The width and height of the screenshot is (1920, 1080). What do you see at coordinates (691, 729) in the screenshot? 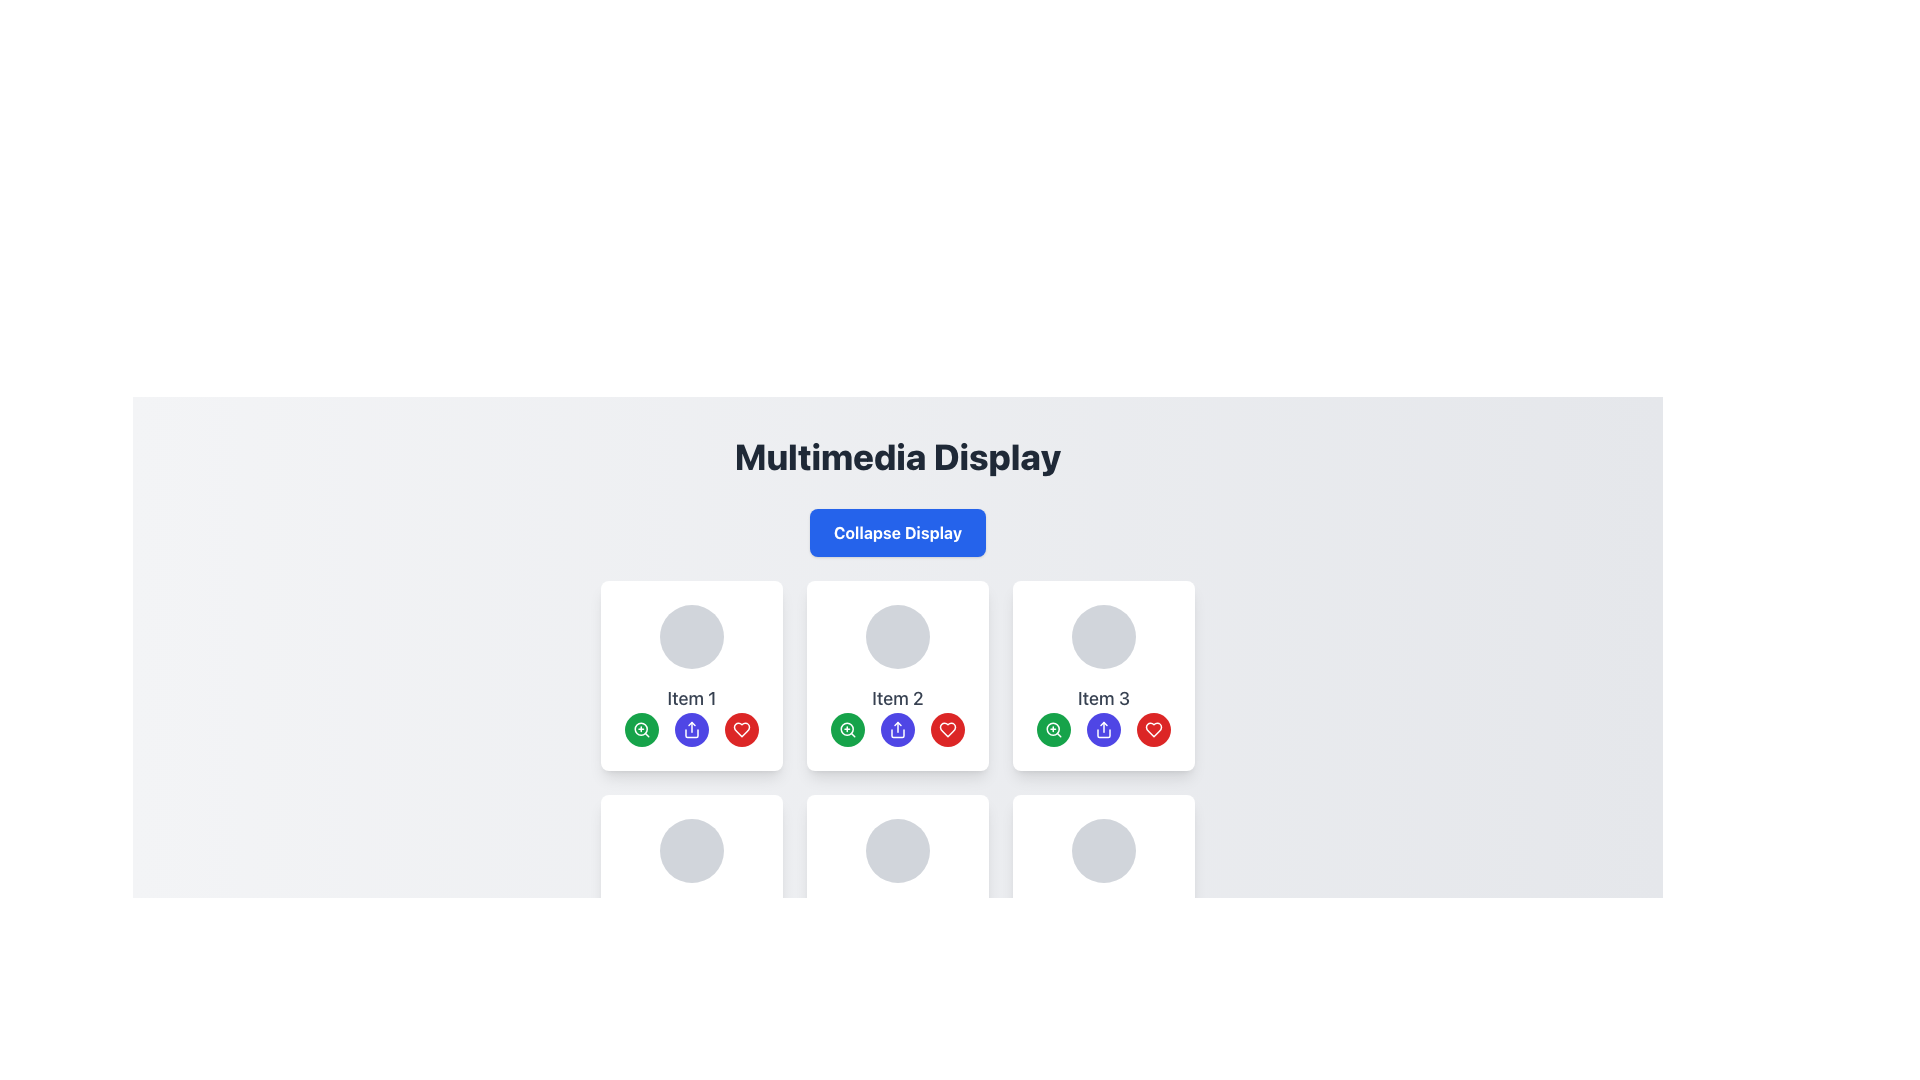
I see `the circular blue button with a white upward arrow icon at the center of the 'Item 1' card to initiate the sharing functionality` at bounding box center [691, 729].